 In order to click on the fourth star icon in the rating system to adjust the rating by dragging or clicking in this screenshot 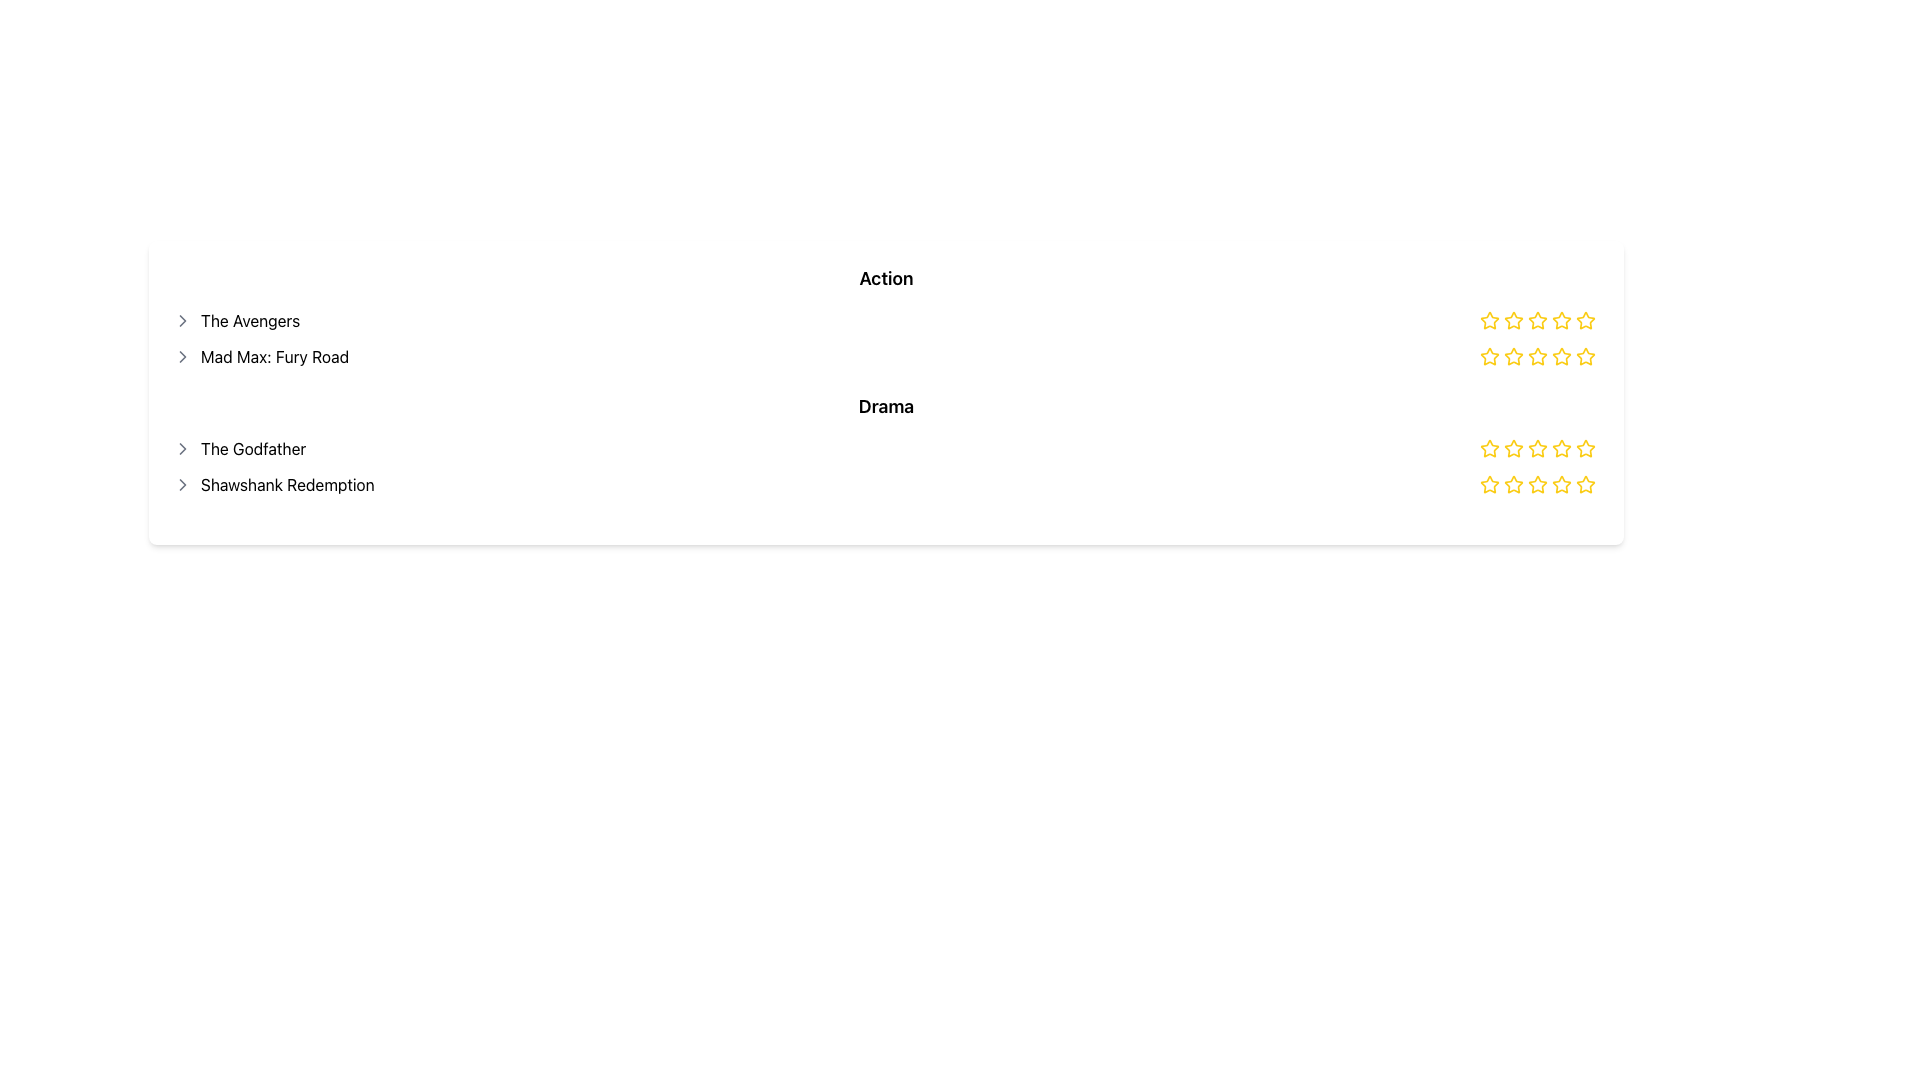, I will do `click(1536, 356)`.